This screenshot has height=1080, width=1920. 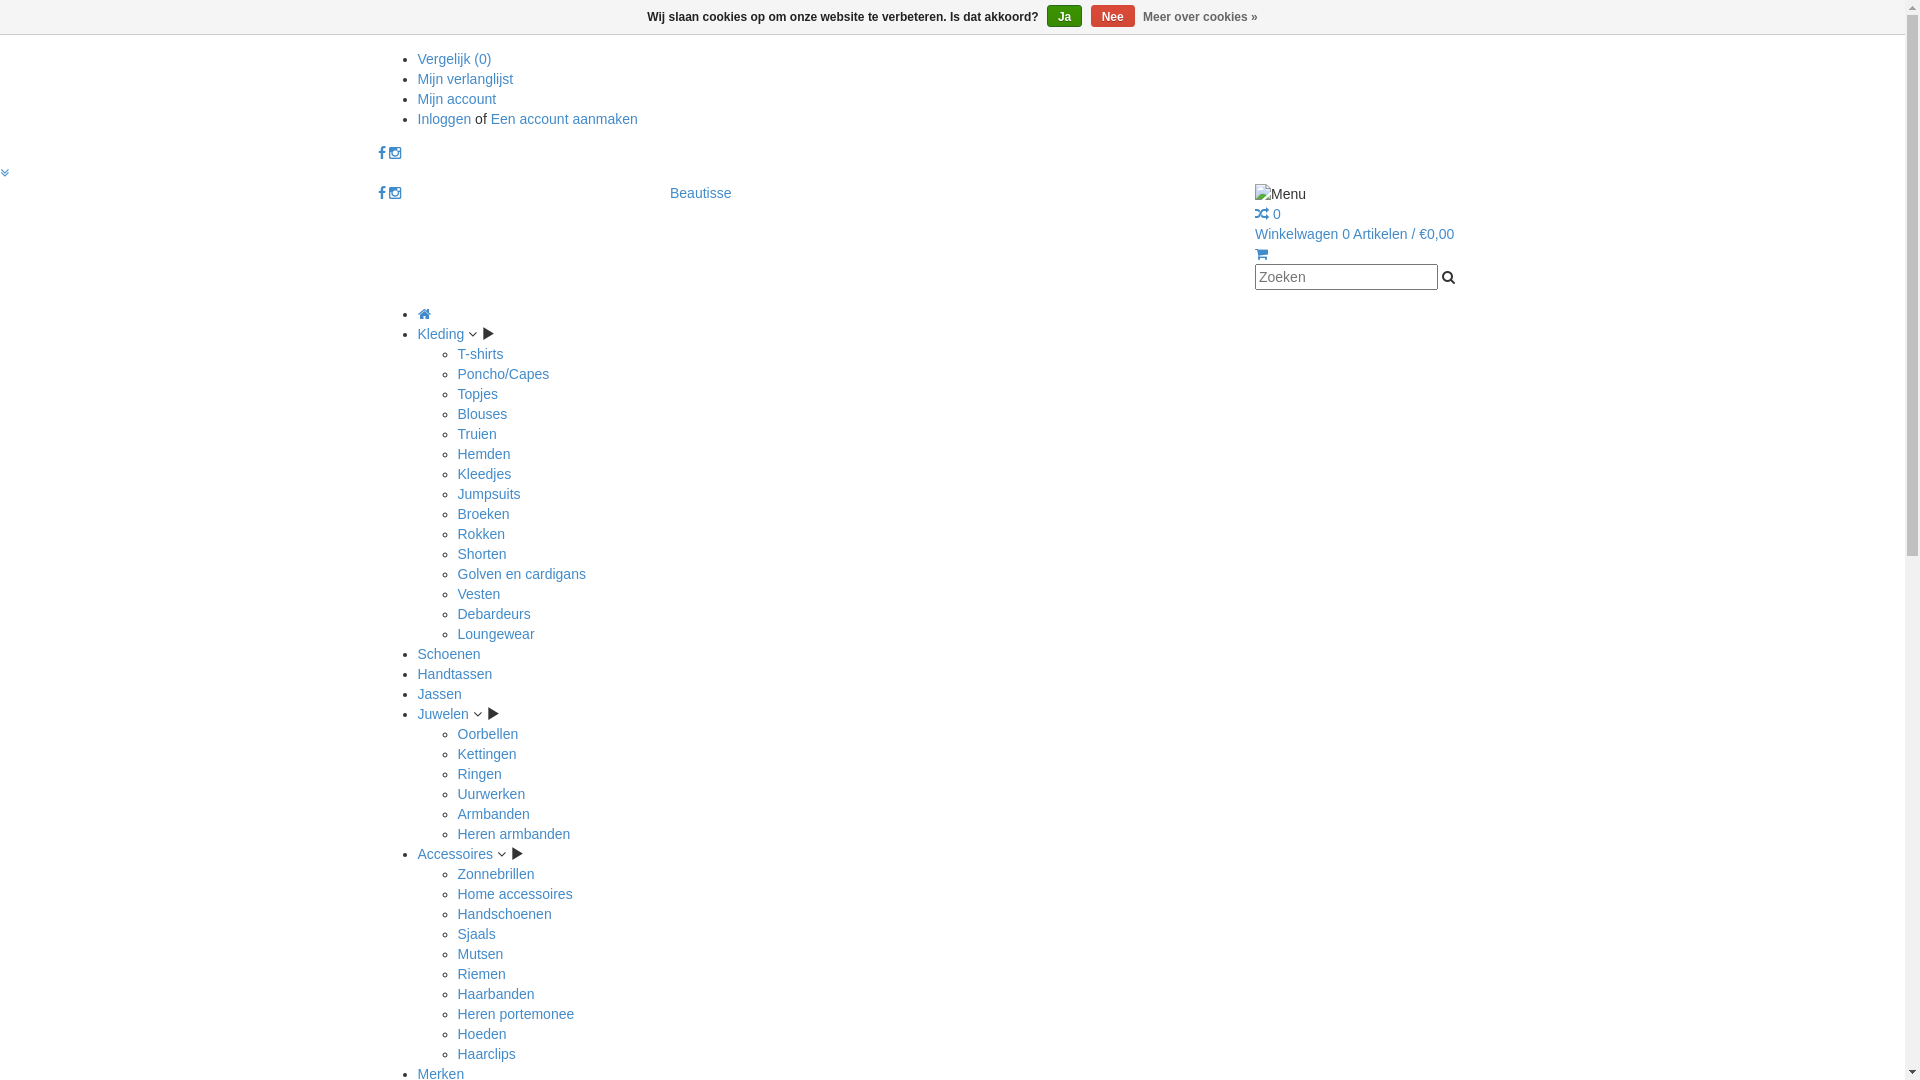 I want to click on 'Kleedjes', so click(x=456, y=474).